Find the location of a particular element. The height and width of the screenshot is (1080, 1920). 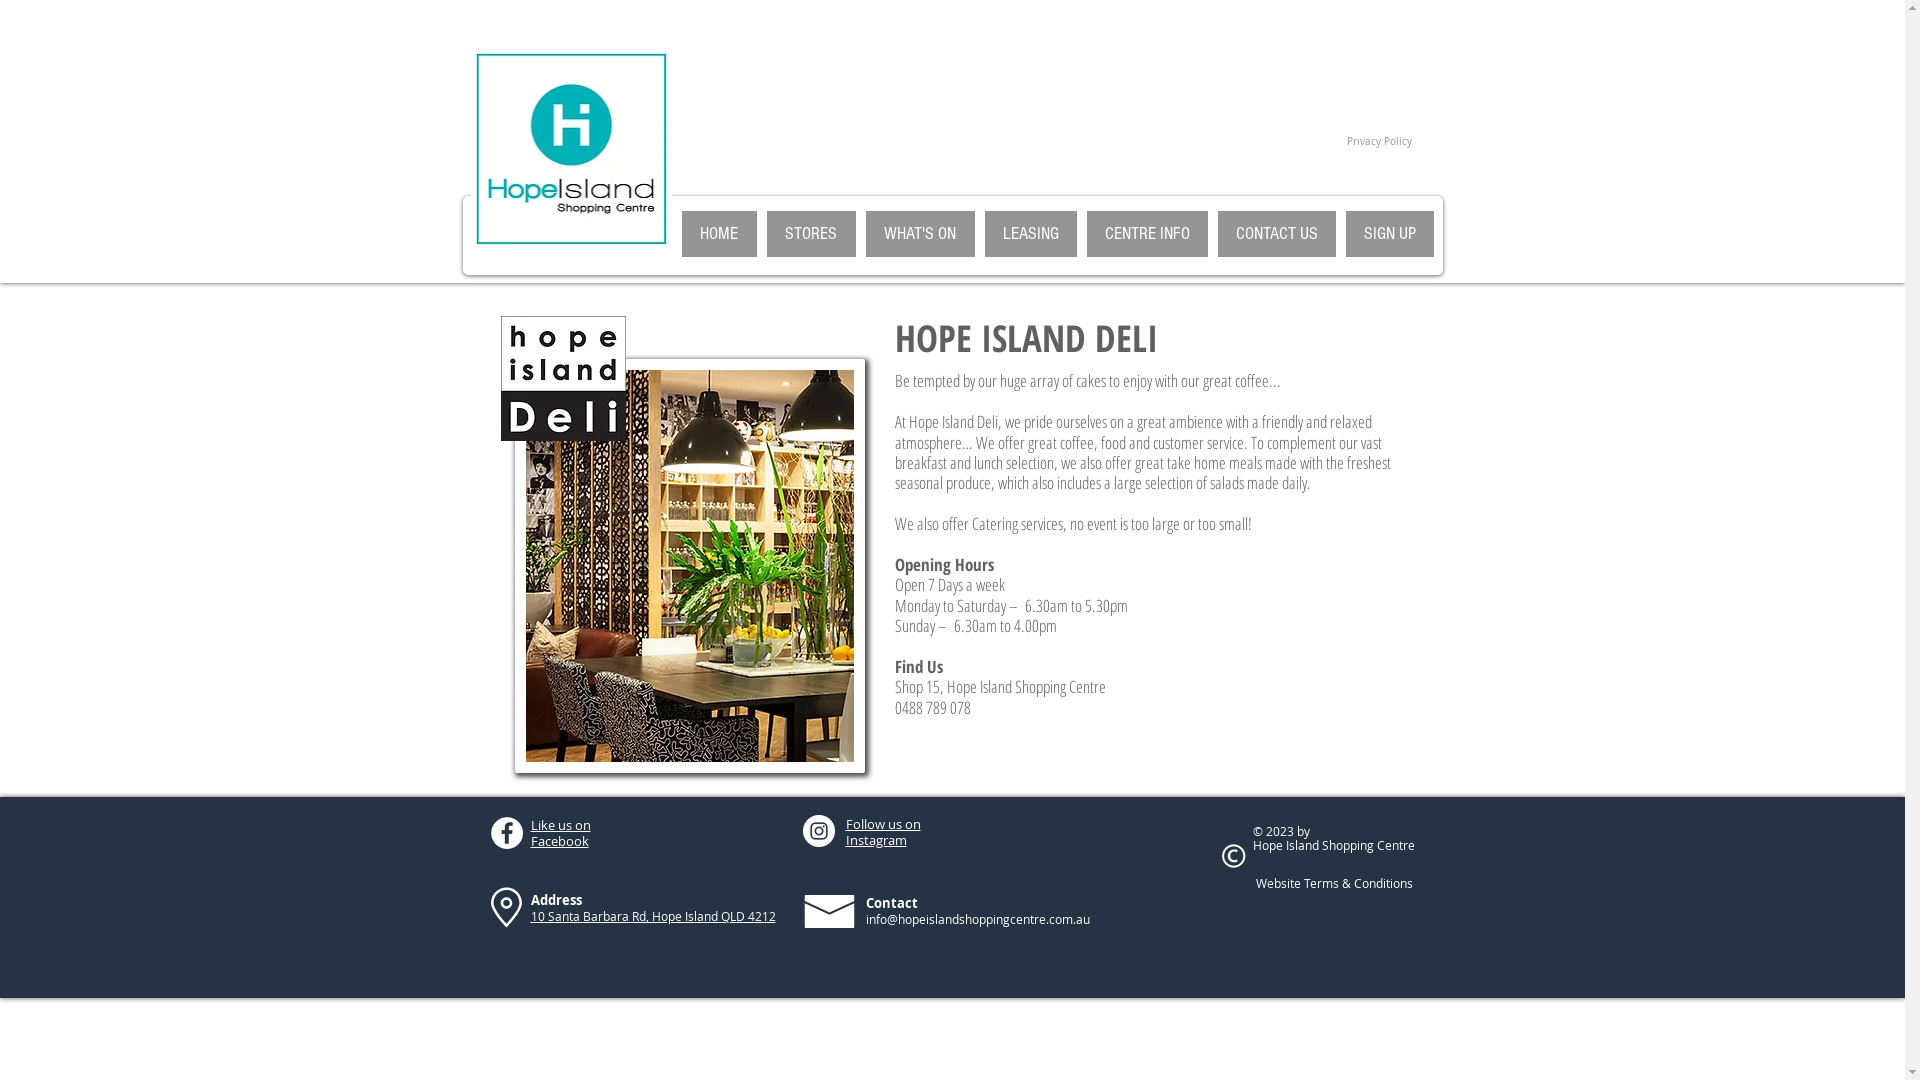

'CENTRE INFO' is located at coordinates (1146, 233).